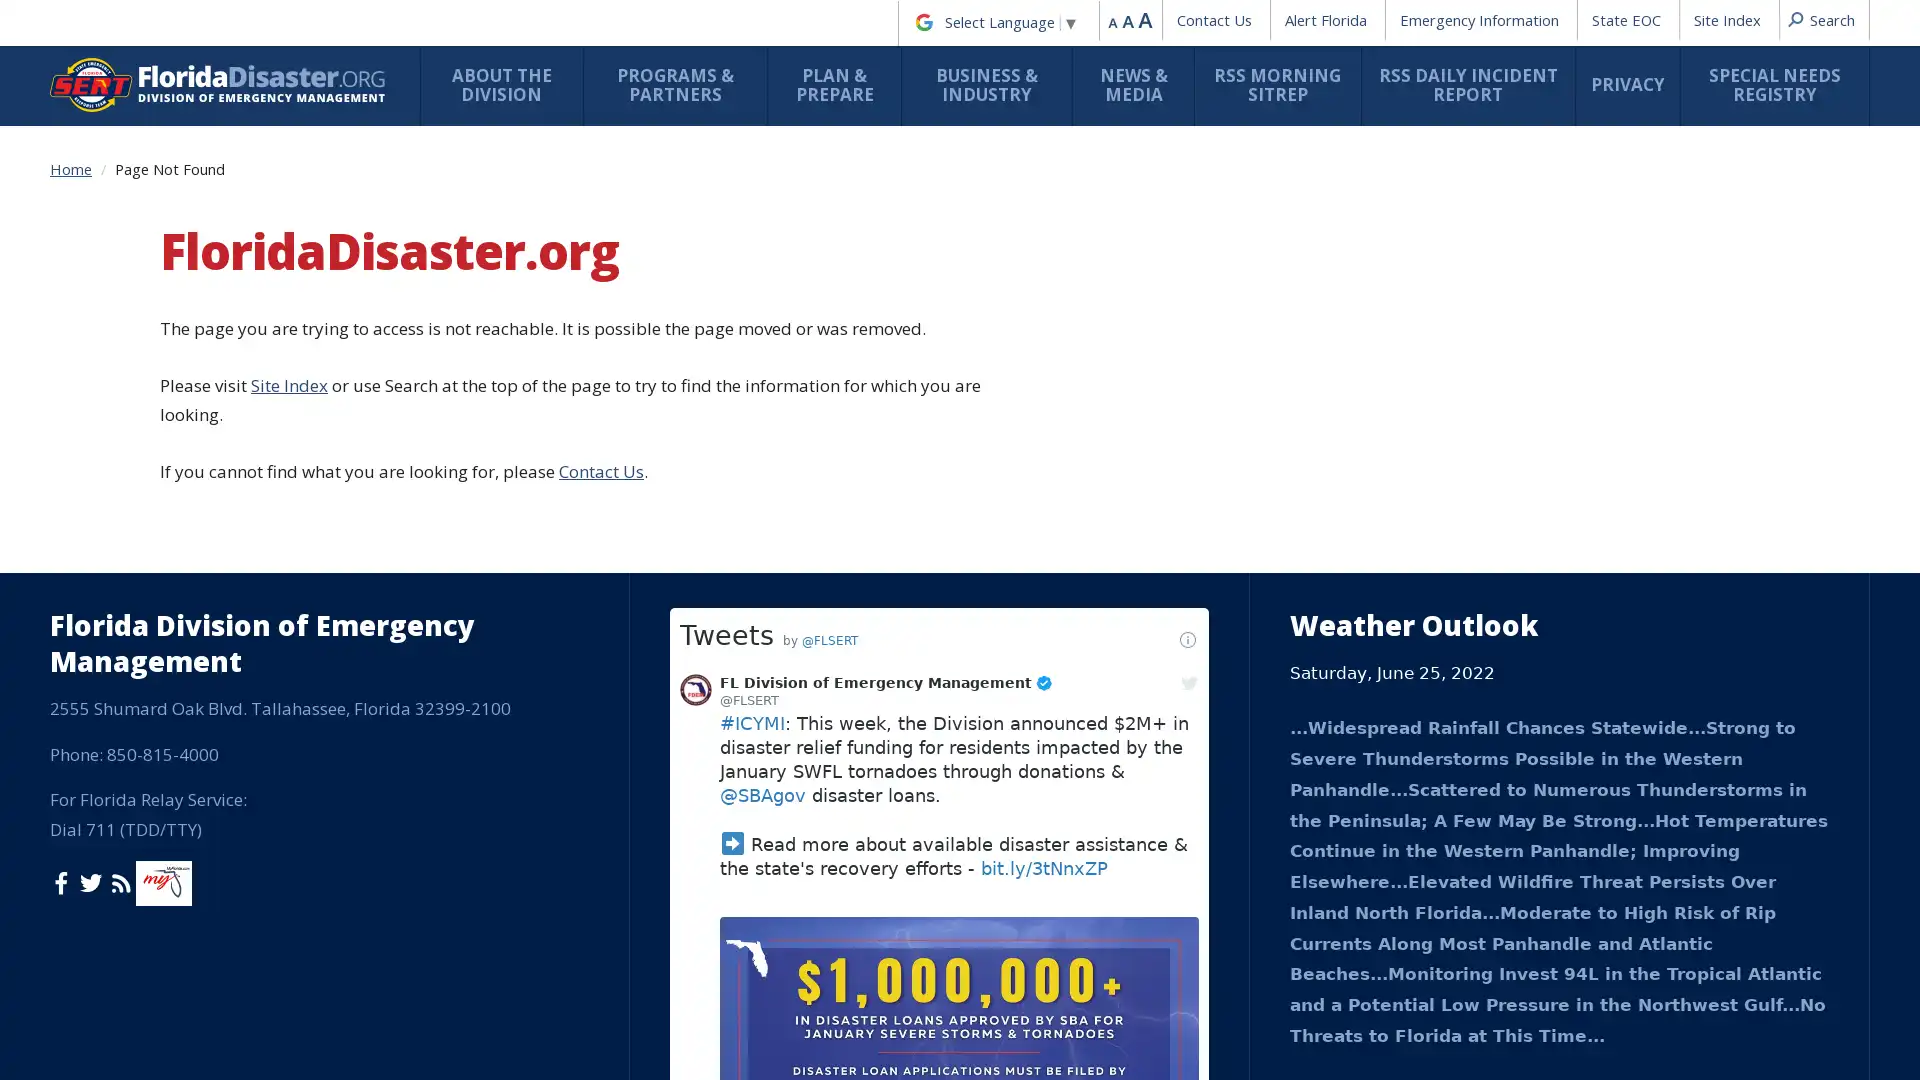 The width and height of the screenshot is (1920, 1080). I want to click on Toggle More, so click(801, 794).